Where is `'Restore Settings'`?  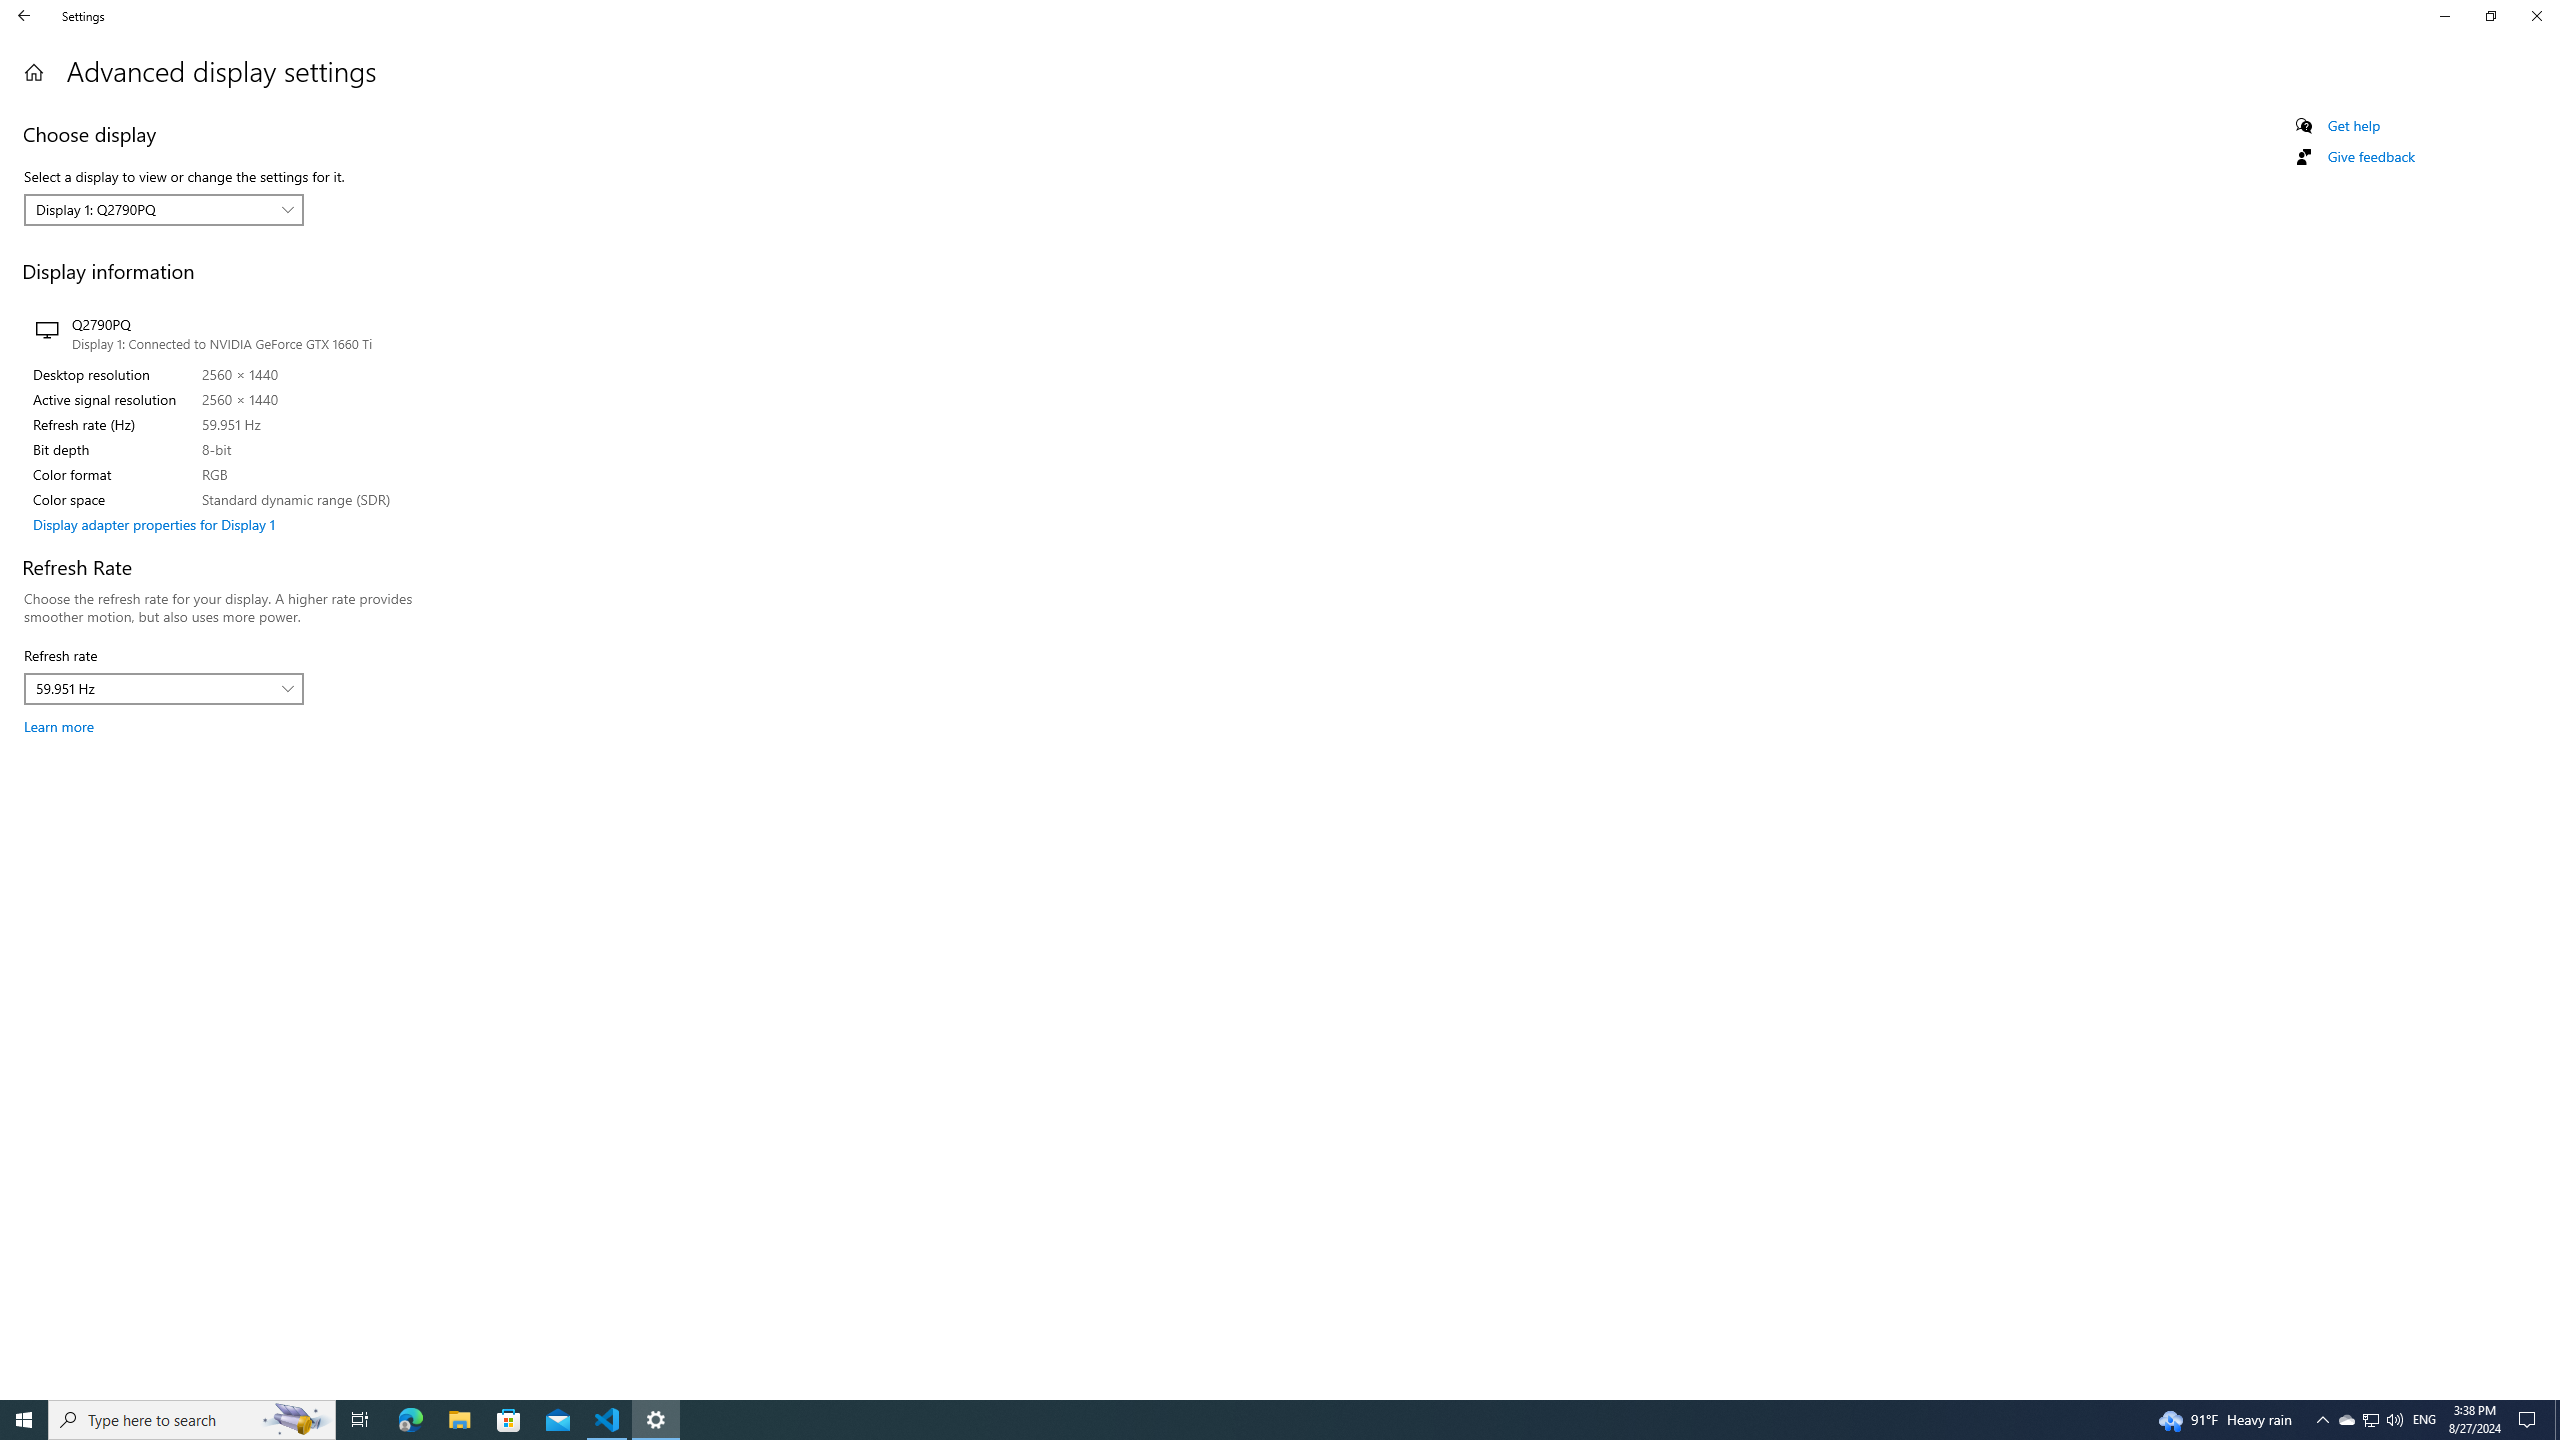 'Restore Settings' is located at coordinates (2490, 15).